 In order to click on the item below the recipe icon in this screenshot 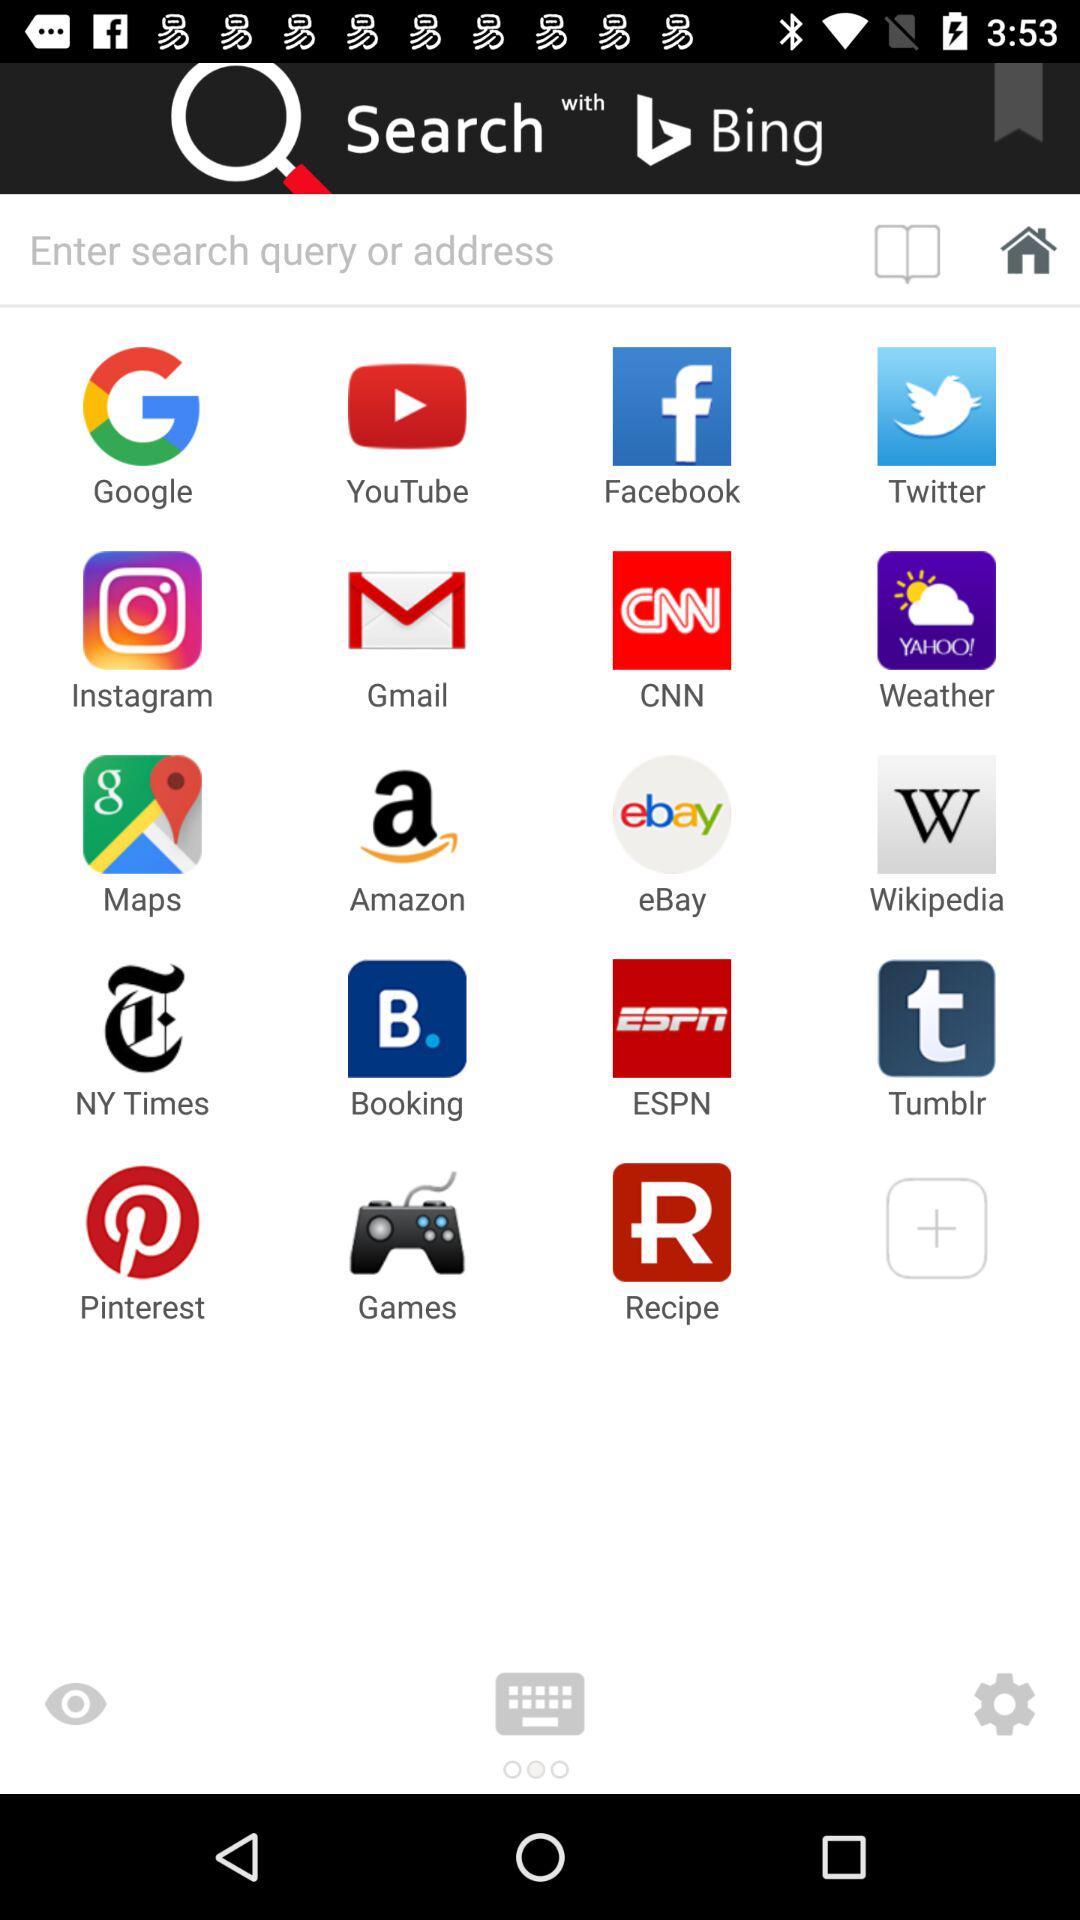, I will do `click(885, 1703)`.